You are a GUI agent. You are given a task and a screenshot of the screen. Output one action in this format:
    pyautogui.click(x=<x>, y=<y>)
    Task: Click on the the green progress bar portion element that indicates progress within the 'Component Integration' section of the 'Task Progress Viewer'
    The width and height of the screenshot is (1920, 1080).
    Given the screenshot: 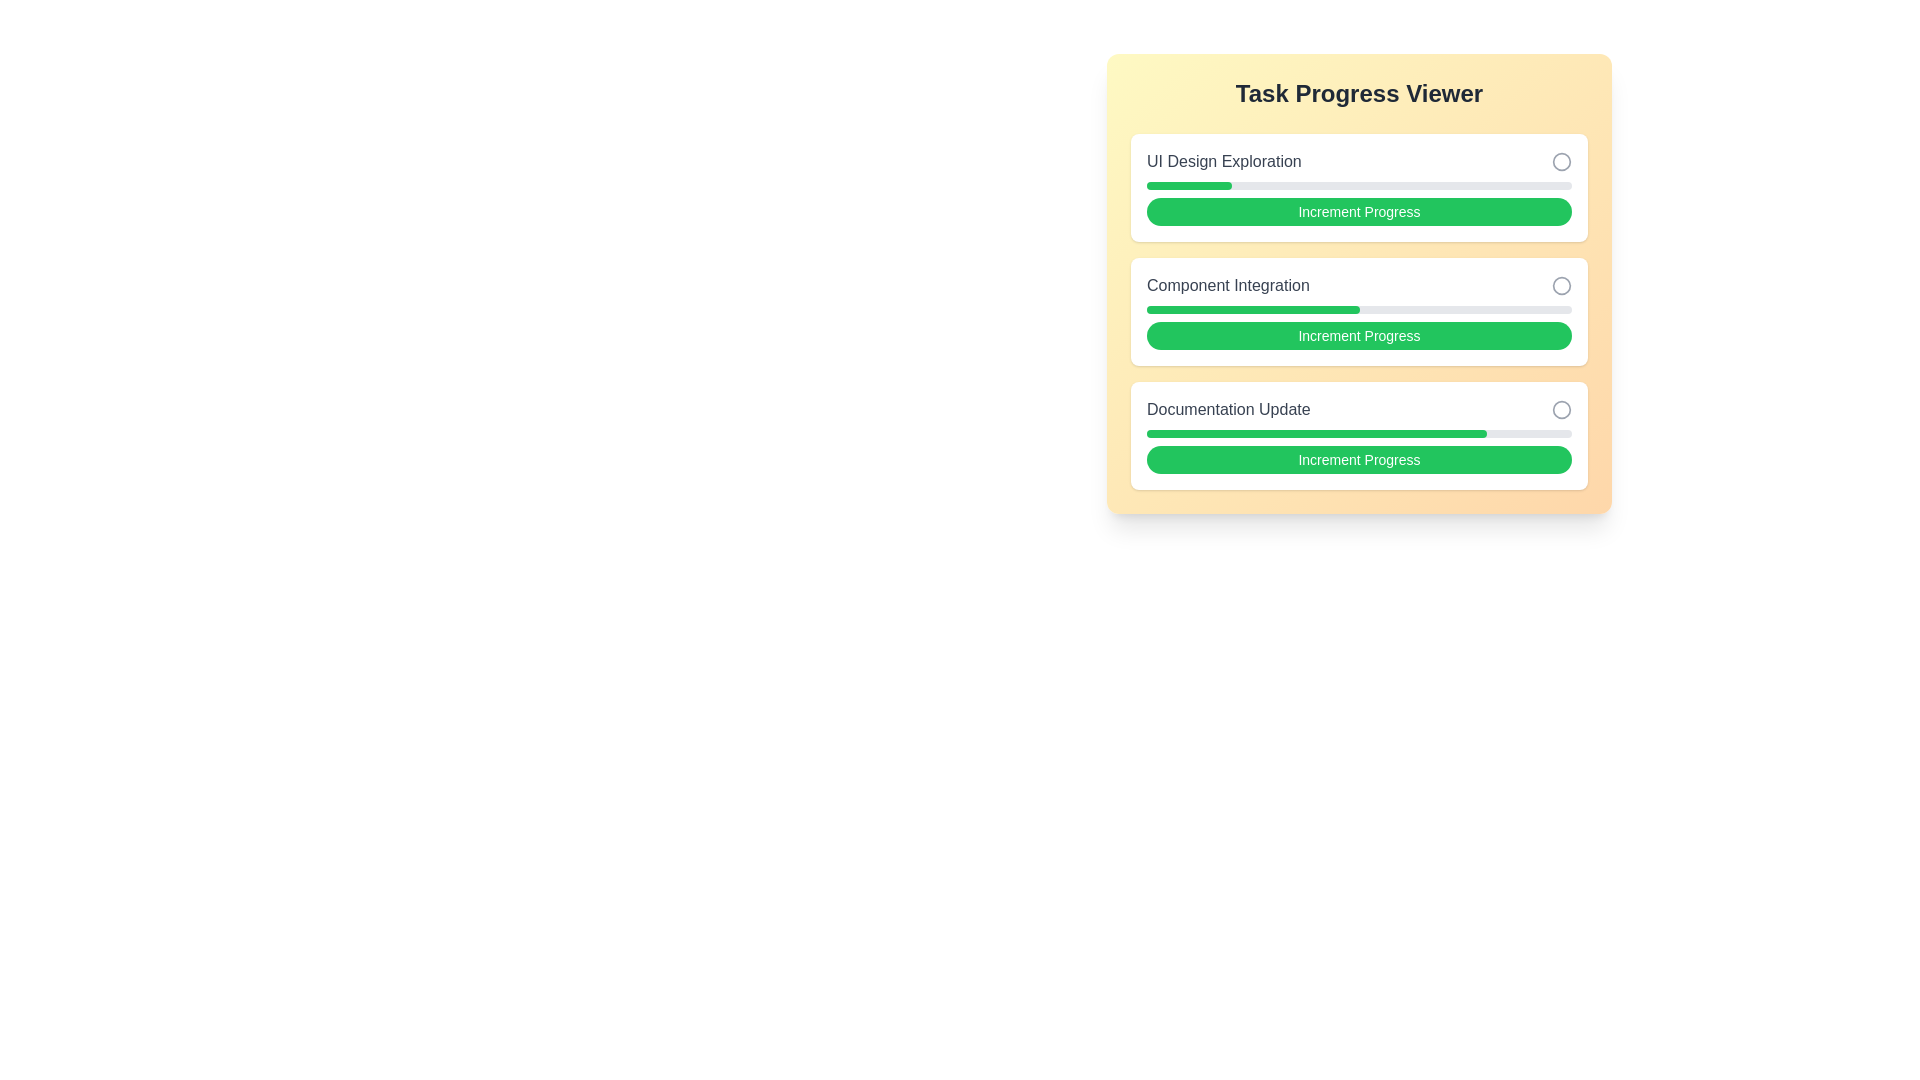 What is the action you would take?
    pyautogui.click(x=1252, y=309)
    